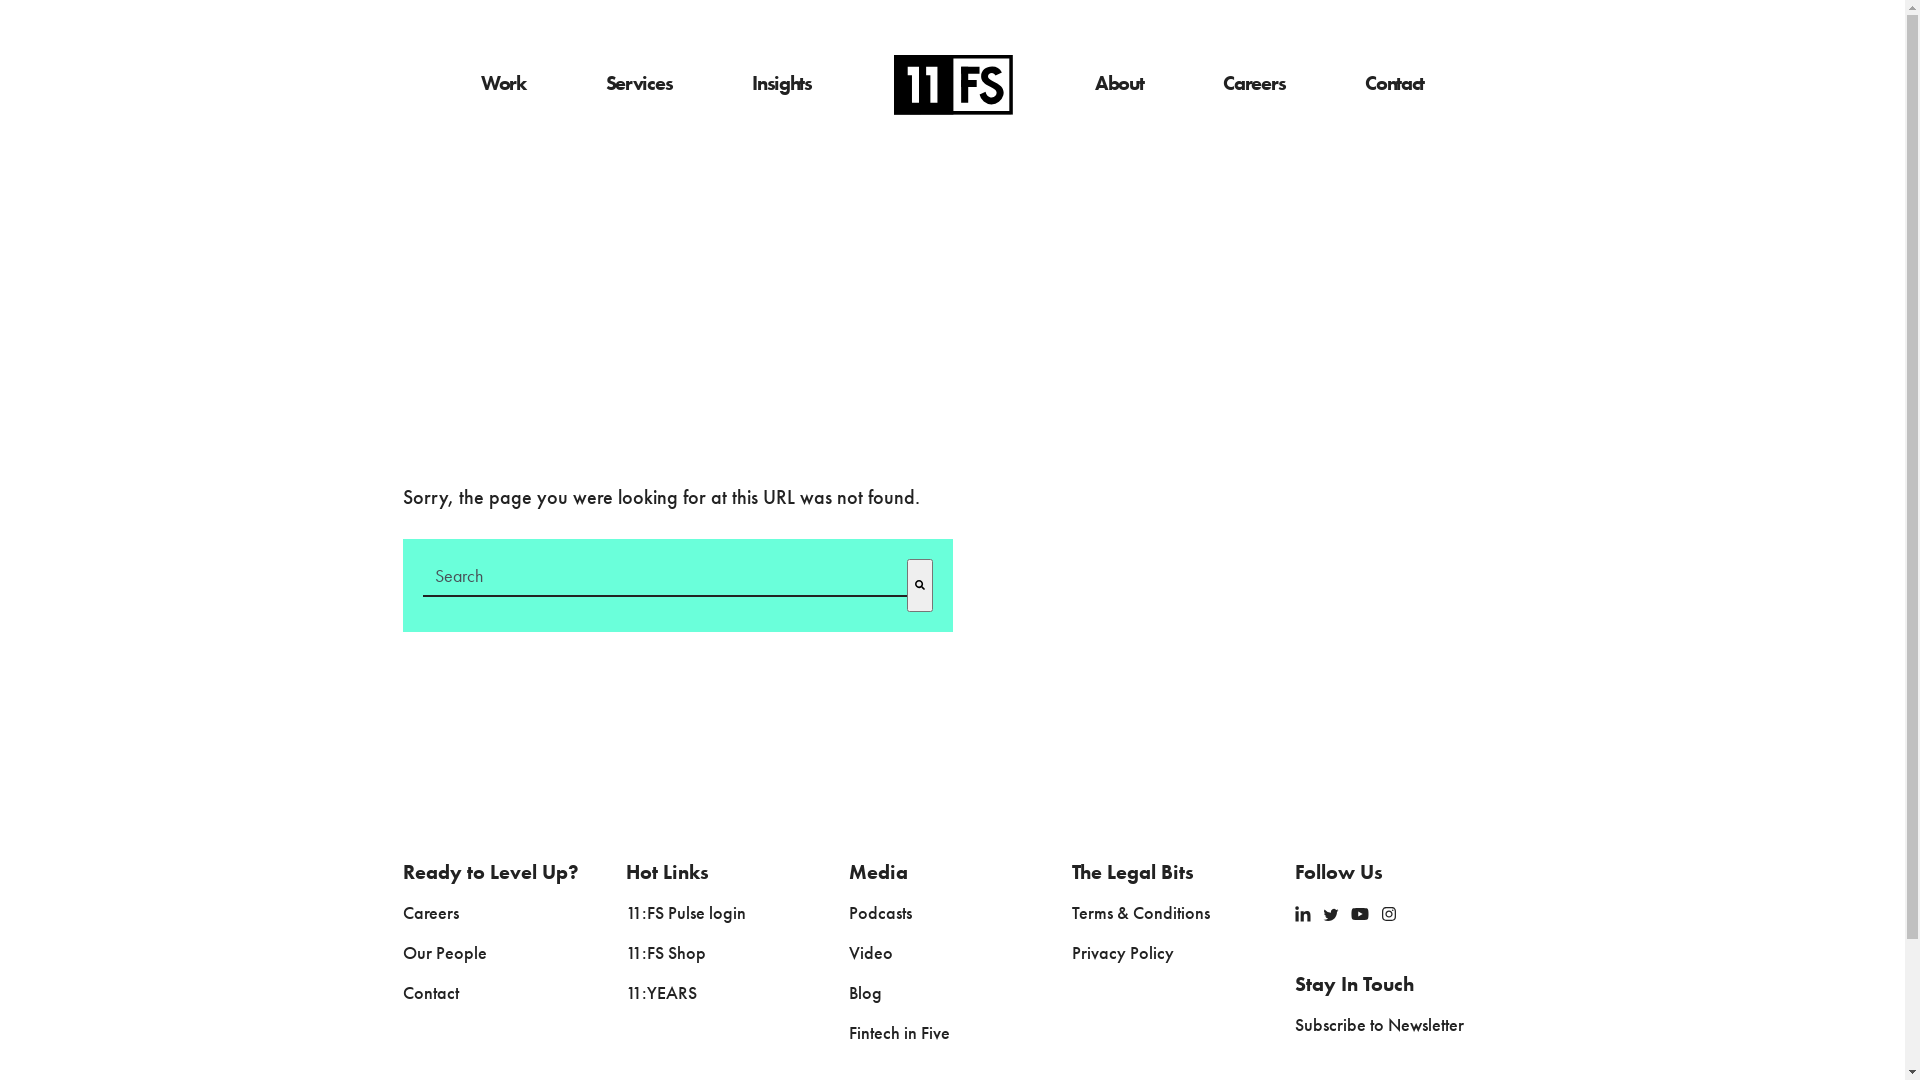 The width and height of the screenshot is (1920, 1080). I want to click on '11:FS Shop', so click(666, 952).